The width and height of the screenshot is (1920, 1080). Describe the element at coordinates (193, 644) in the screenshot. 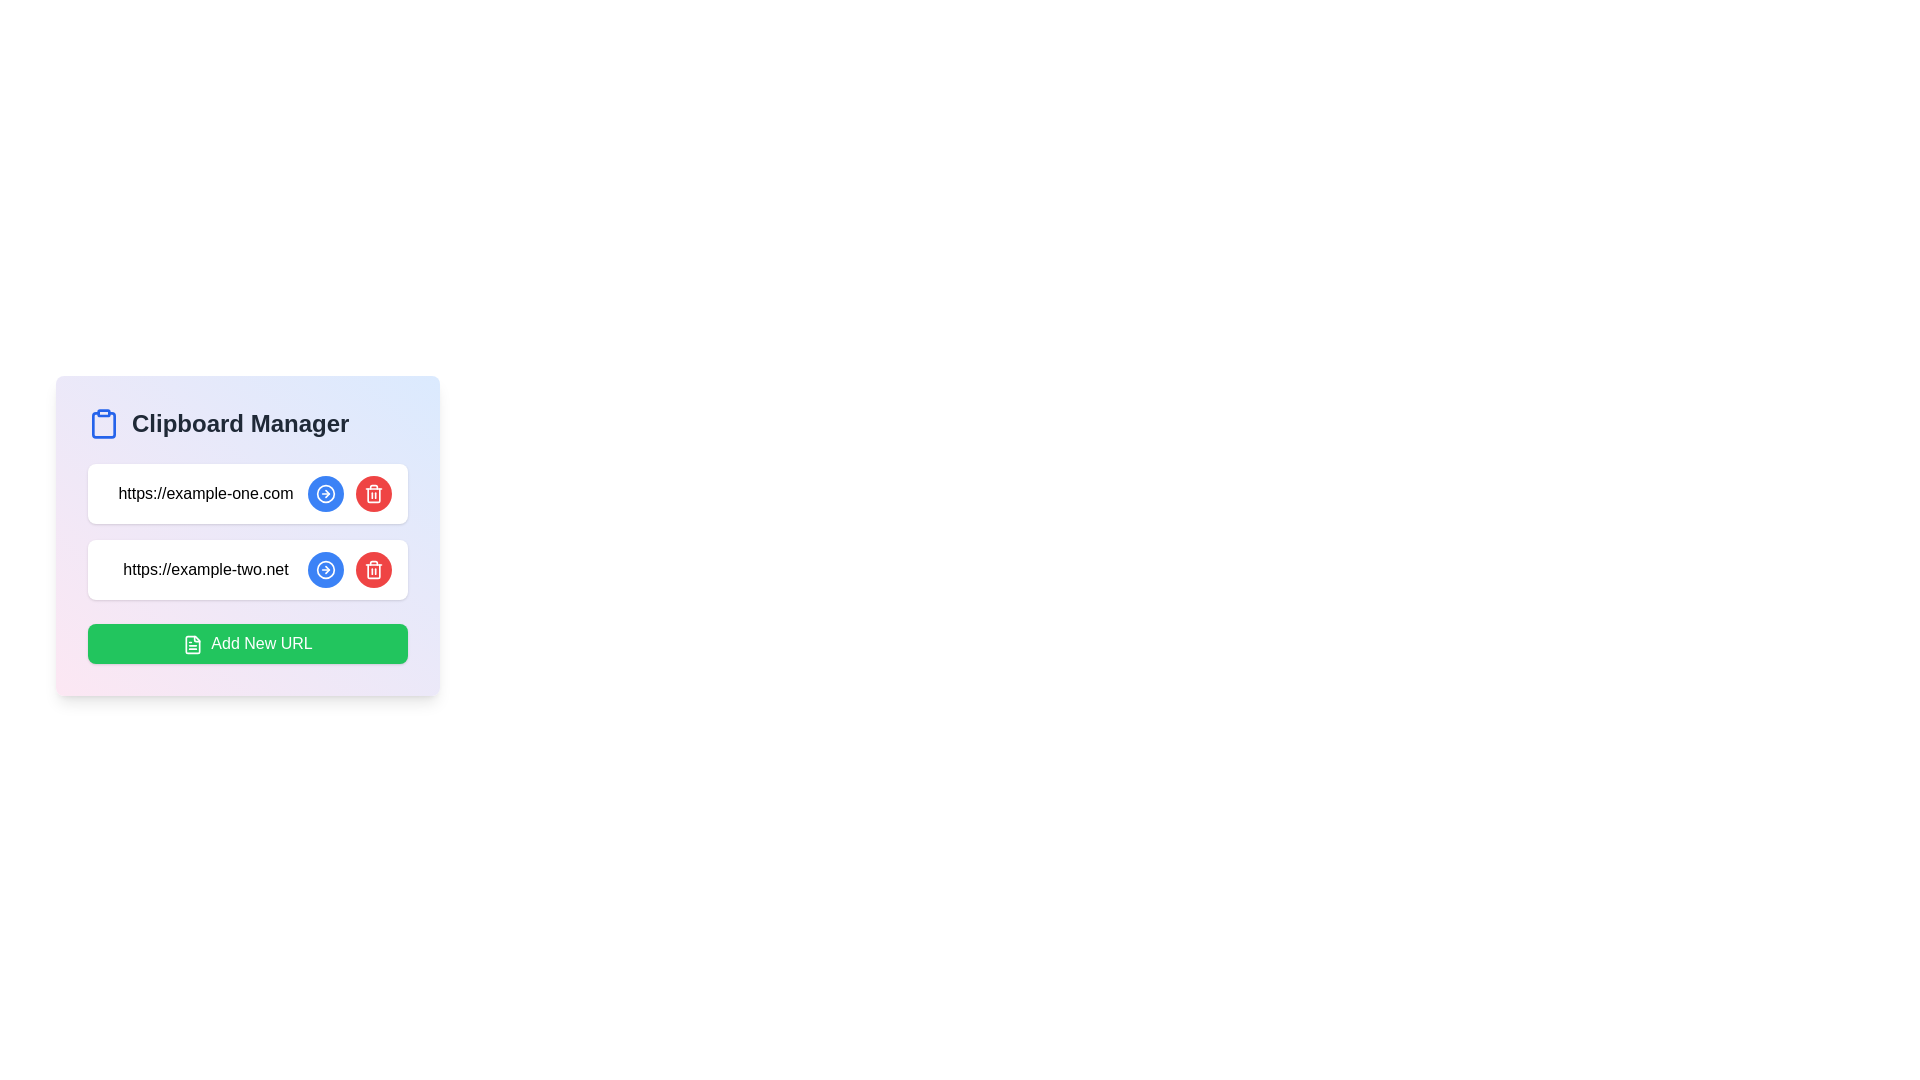

I see `the decorative icon located to the left of the 'Add New URL' button, which visually reinforces the button's purpose` at that location.